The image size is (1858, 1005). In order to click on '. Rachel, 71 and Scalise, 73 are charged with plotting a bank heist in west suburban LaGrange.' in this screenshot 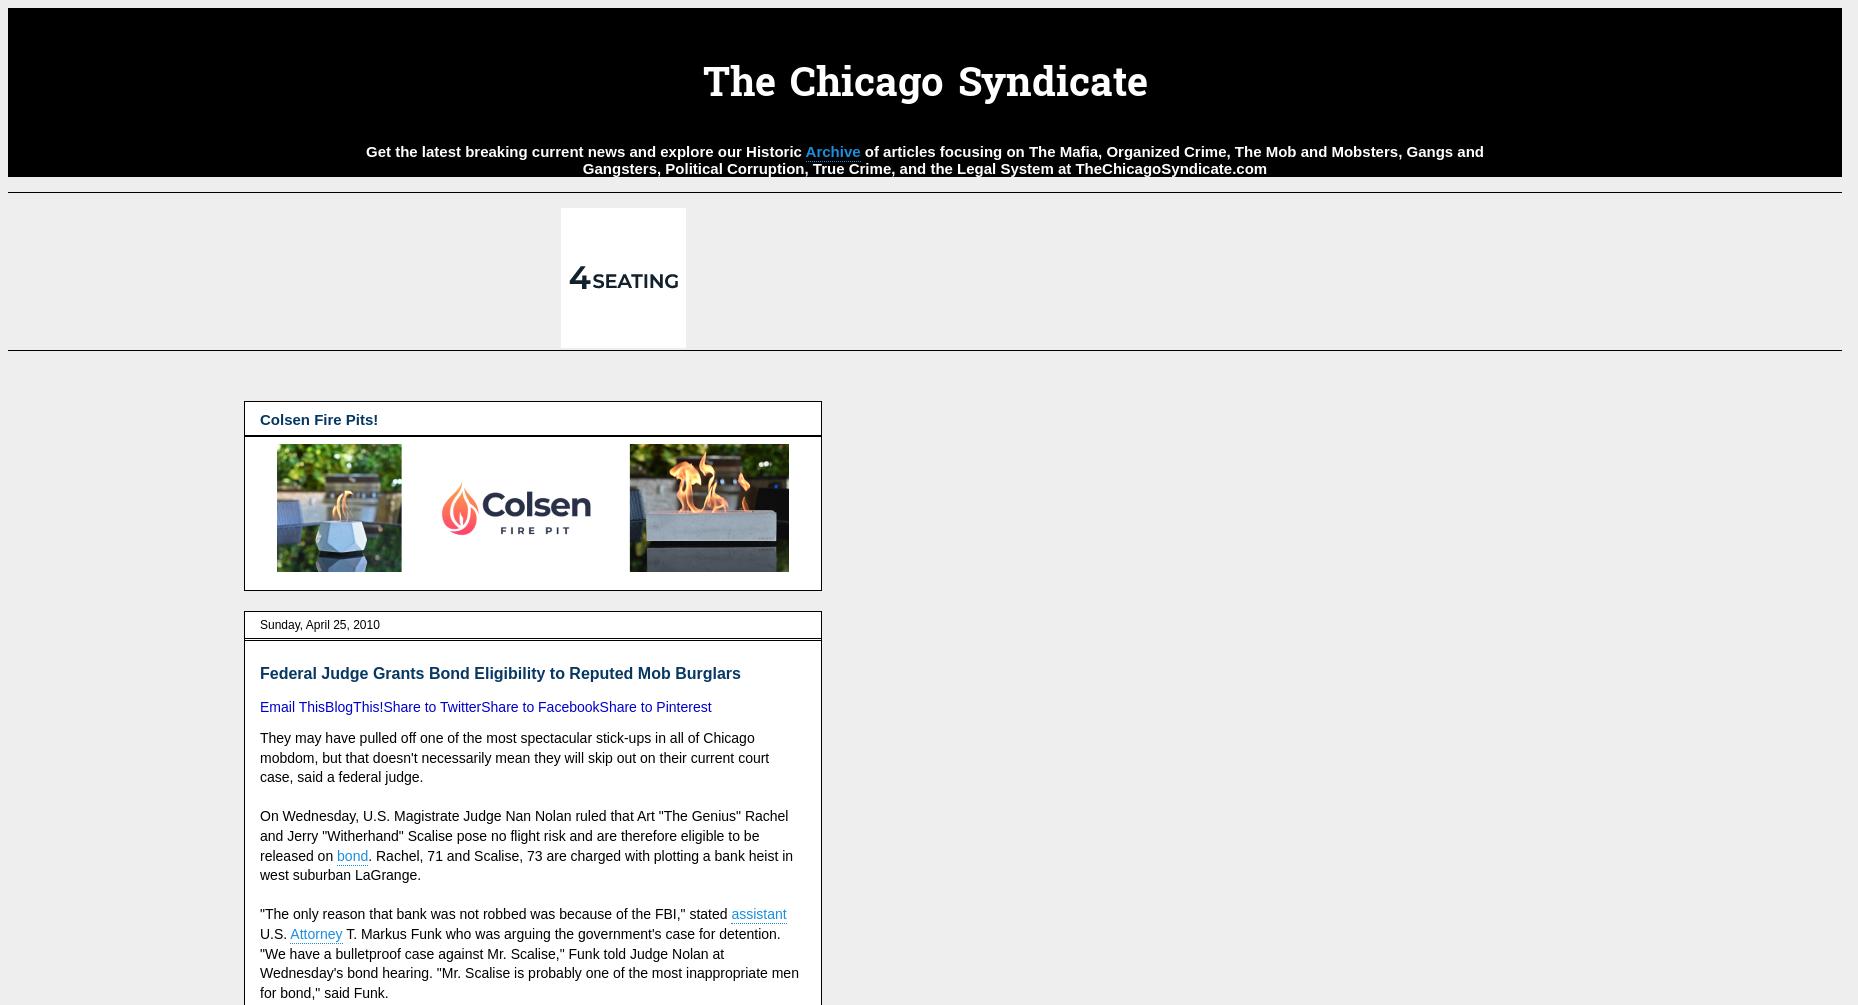, I will do `click(258, 864)`.